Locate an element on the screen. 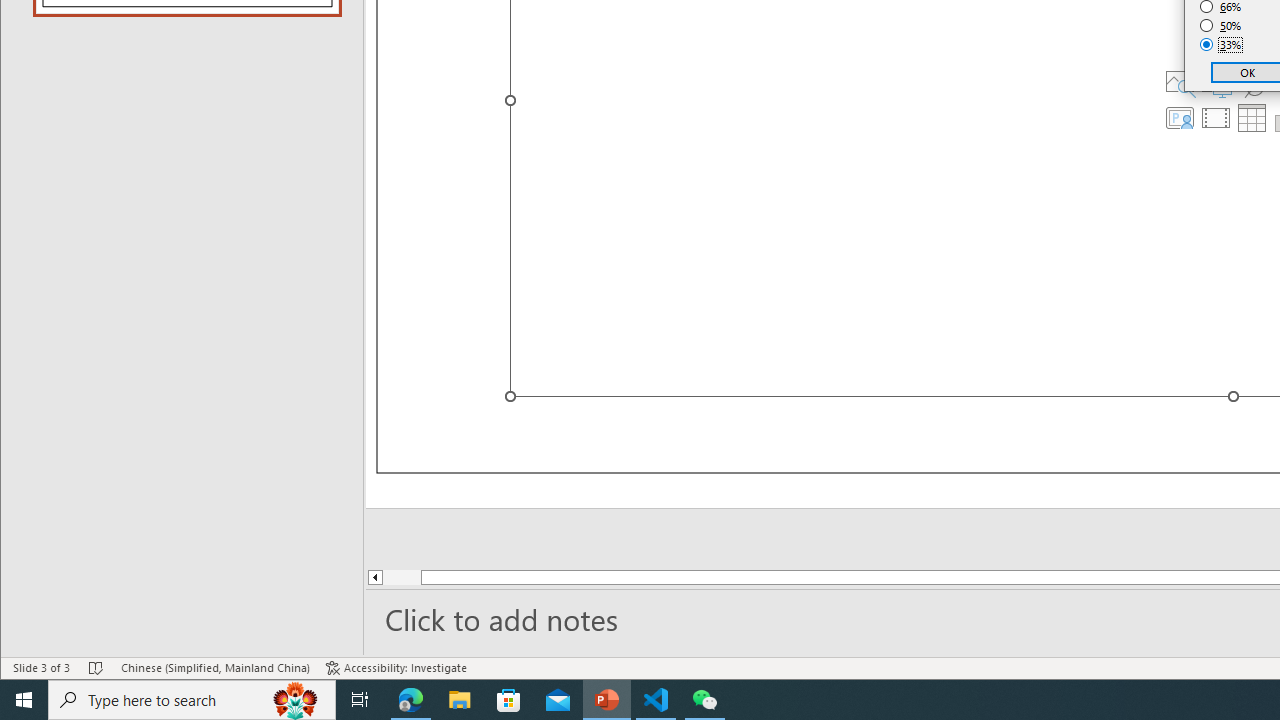 The width and height of the screenshot is (1280, 720). 'WeChat - 1 running window' is located at coordinates (705, 698).